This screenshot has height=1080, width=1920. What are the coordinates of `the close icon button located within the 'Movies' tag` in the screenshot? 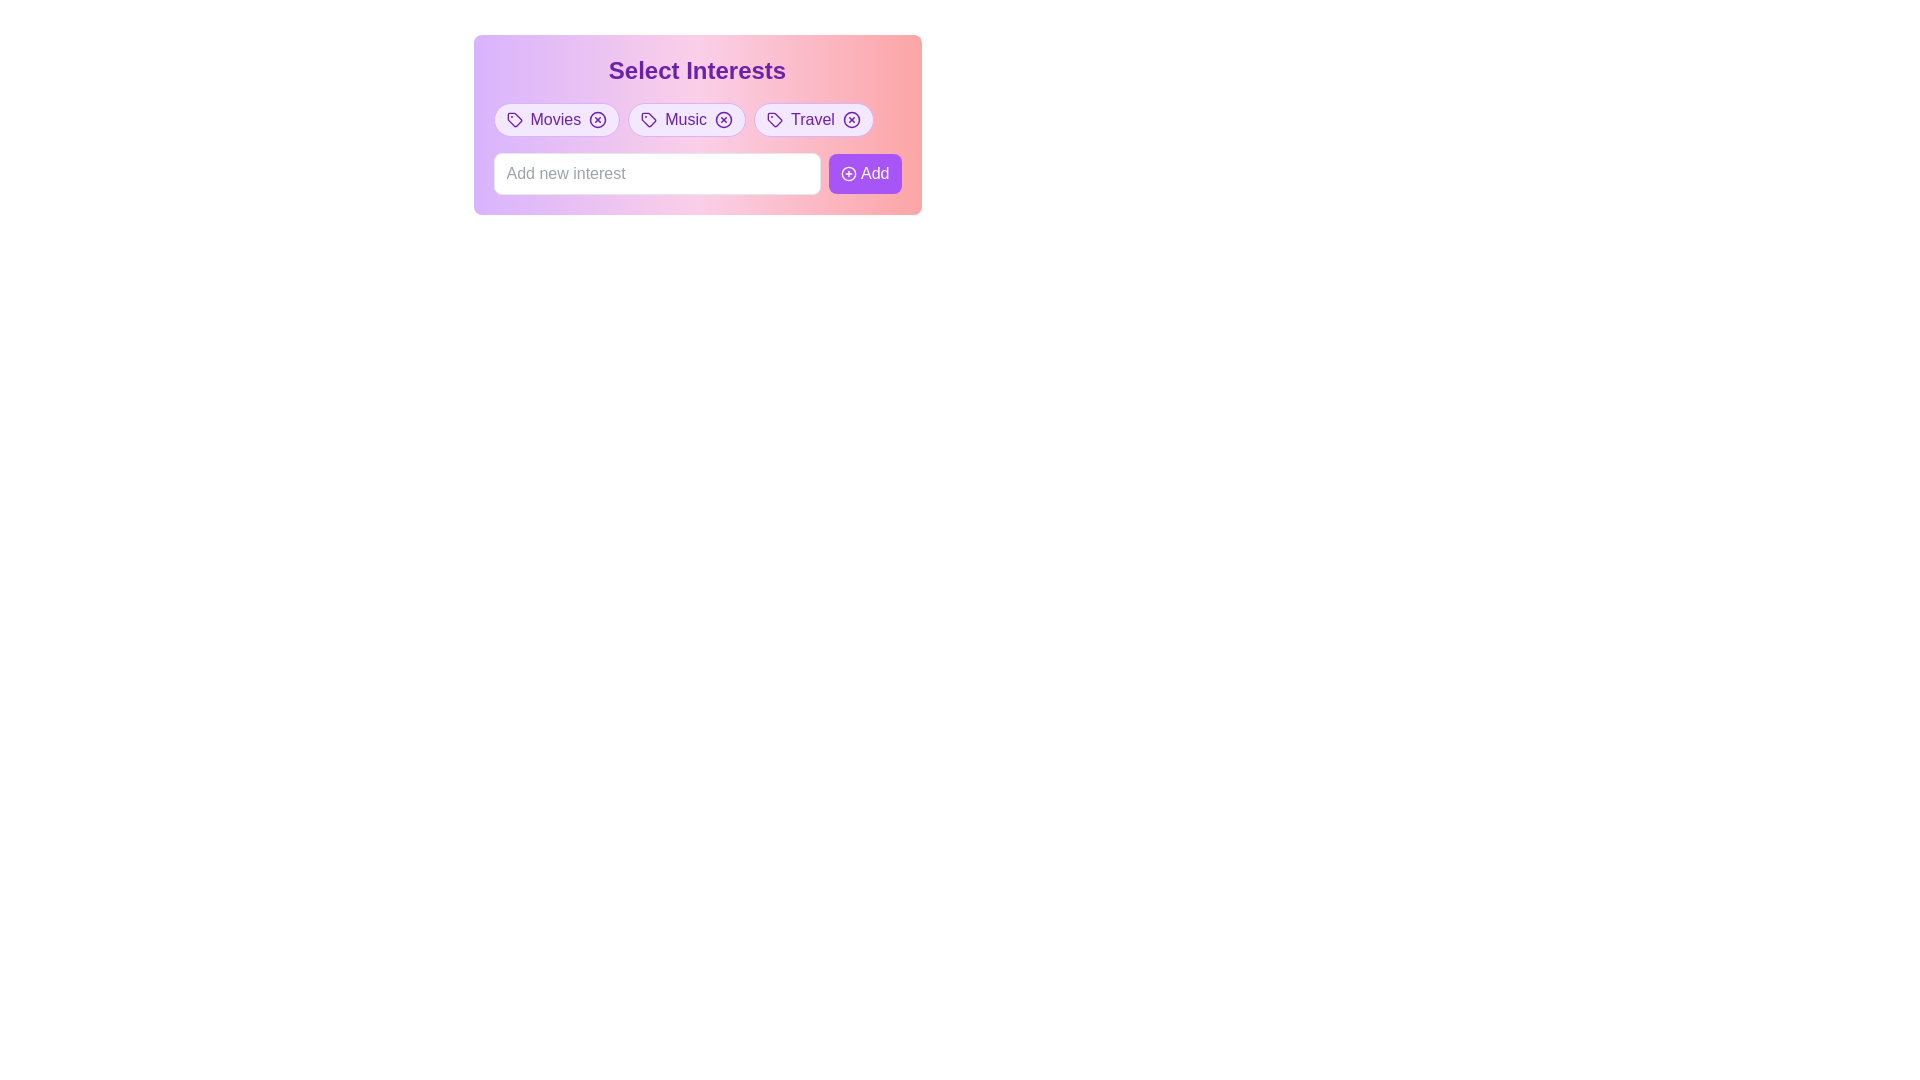 It's located at (597, 119).